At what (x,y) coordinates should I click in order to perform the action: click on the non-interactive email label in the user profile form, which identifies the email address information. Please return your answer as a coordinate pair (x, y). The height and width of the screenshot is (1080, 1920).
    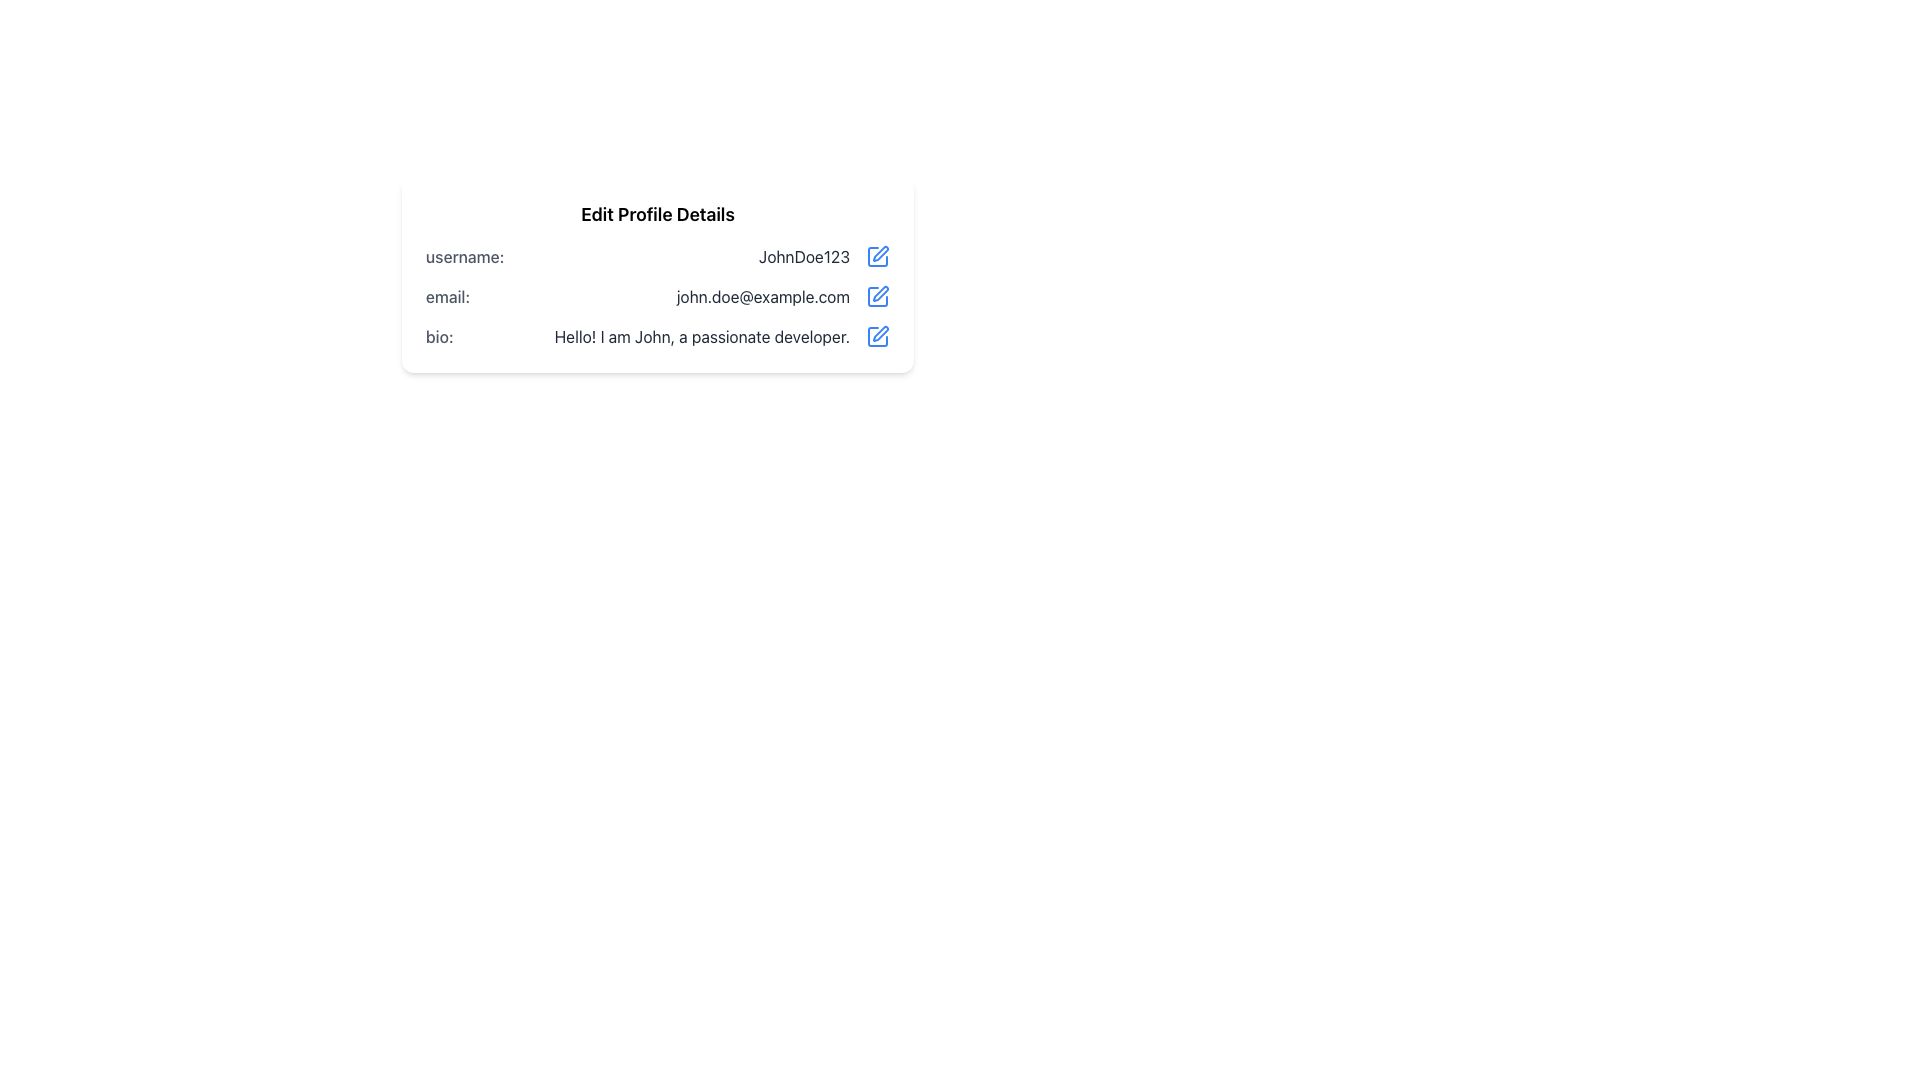
    Looking at the image, I should click on (447, 297).